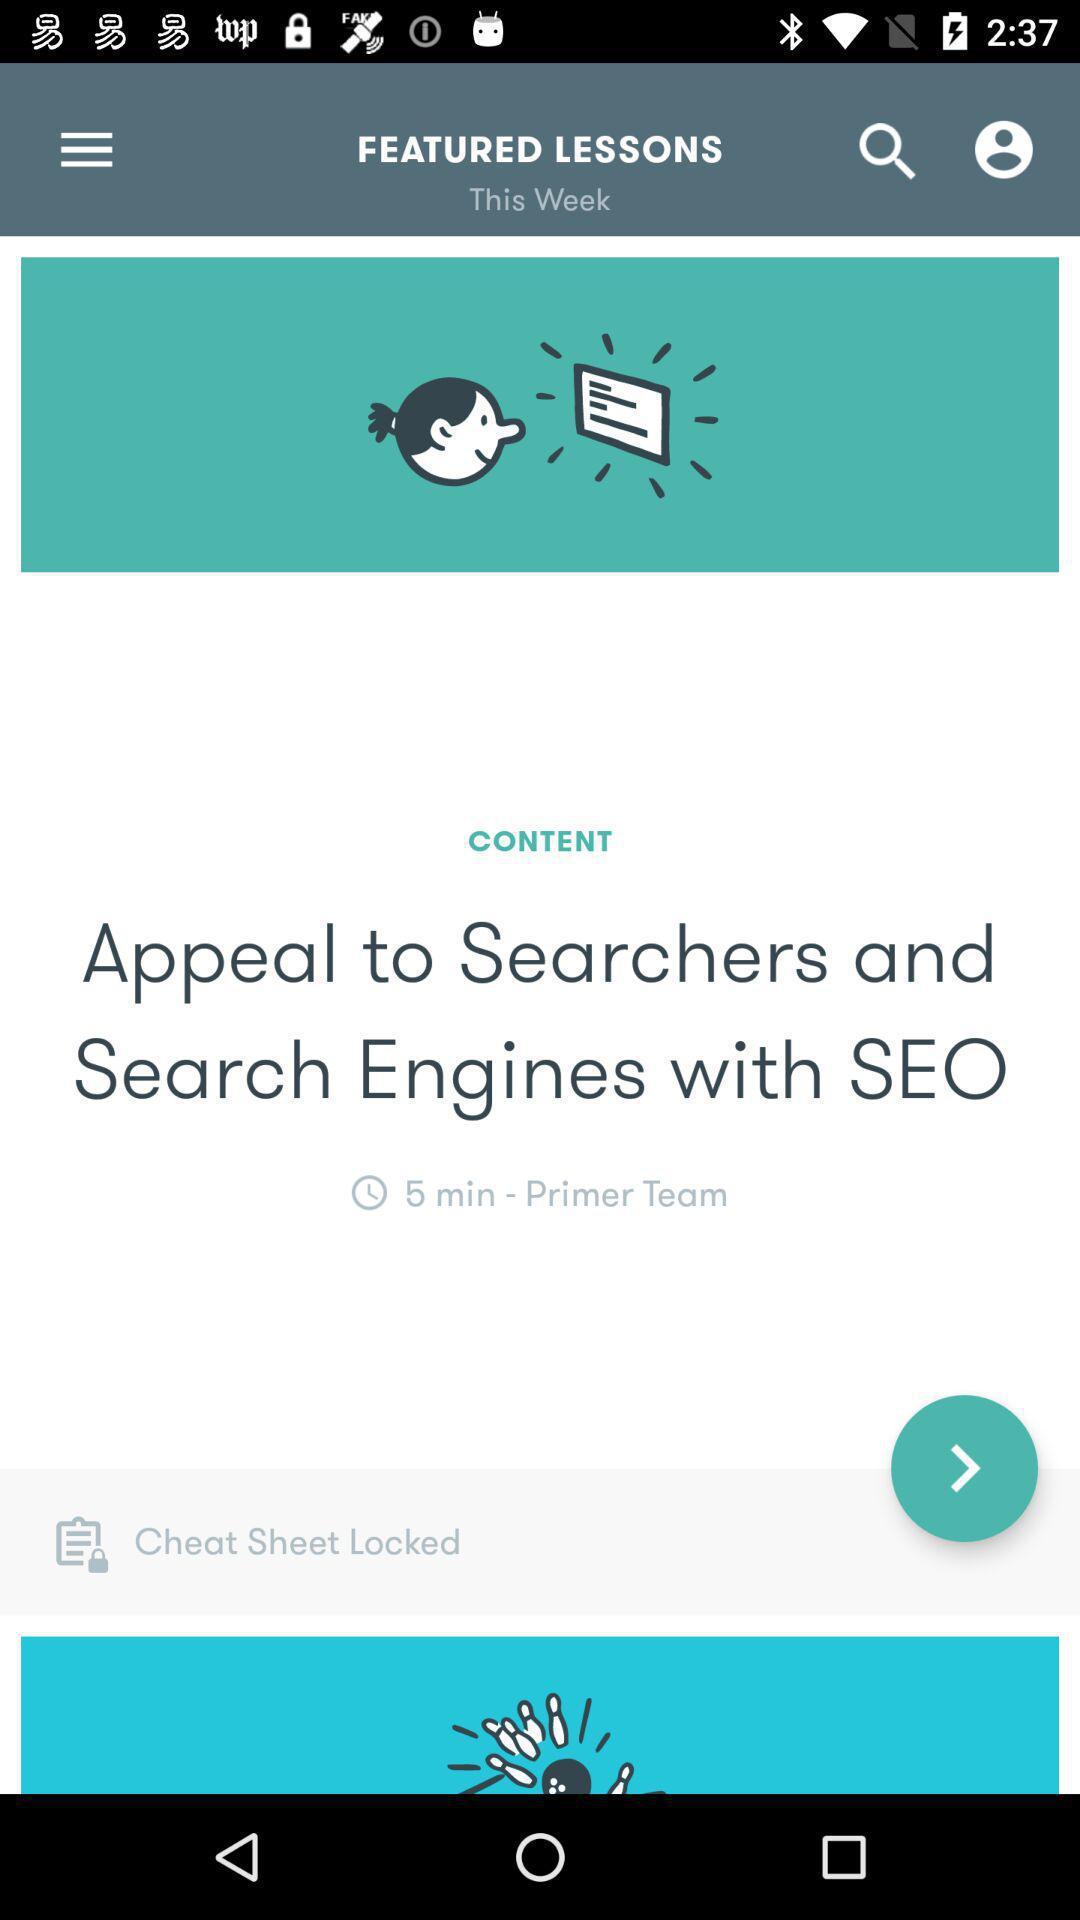 The height and width of the screenshot is (1920, 1080). I want to click on the search icon, so click(887, 148).